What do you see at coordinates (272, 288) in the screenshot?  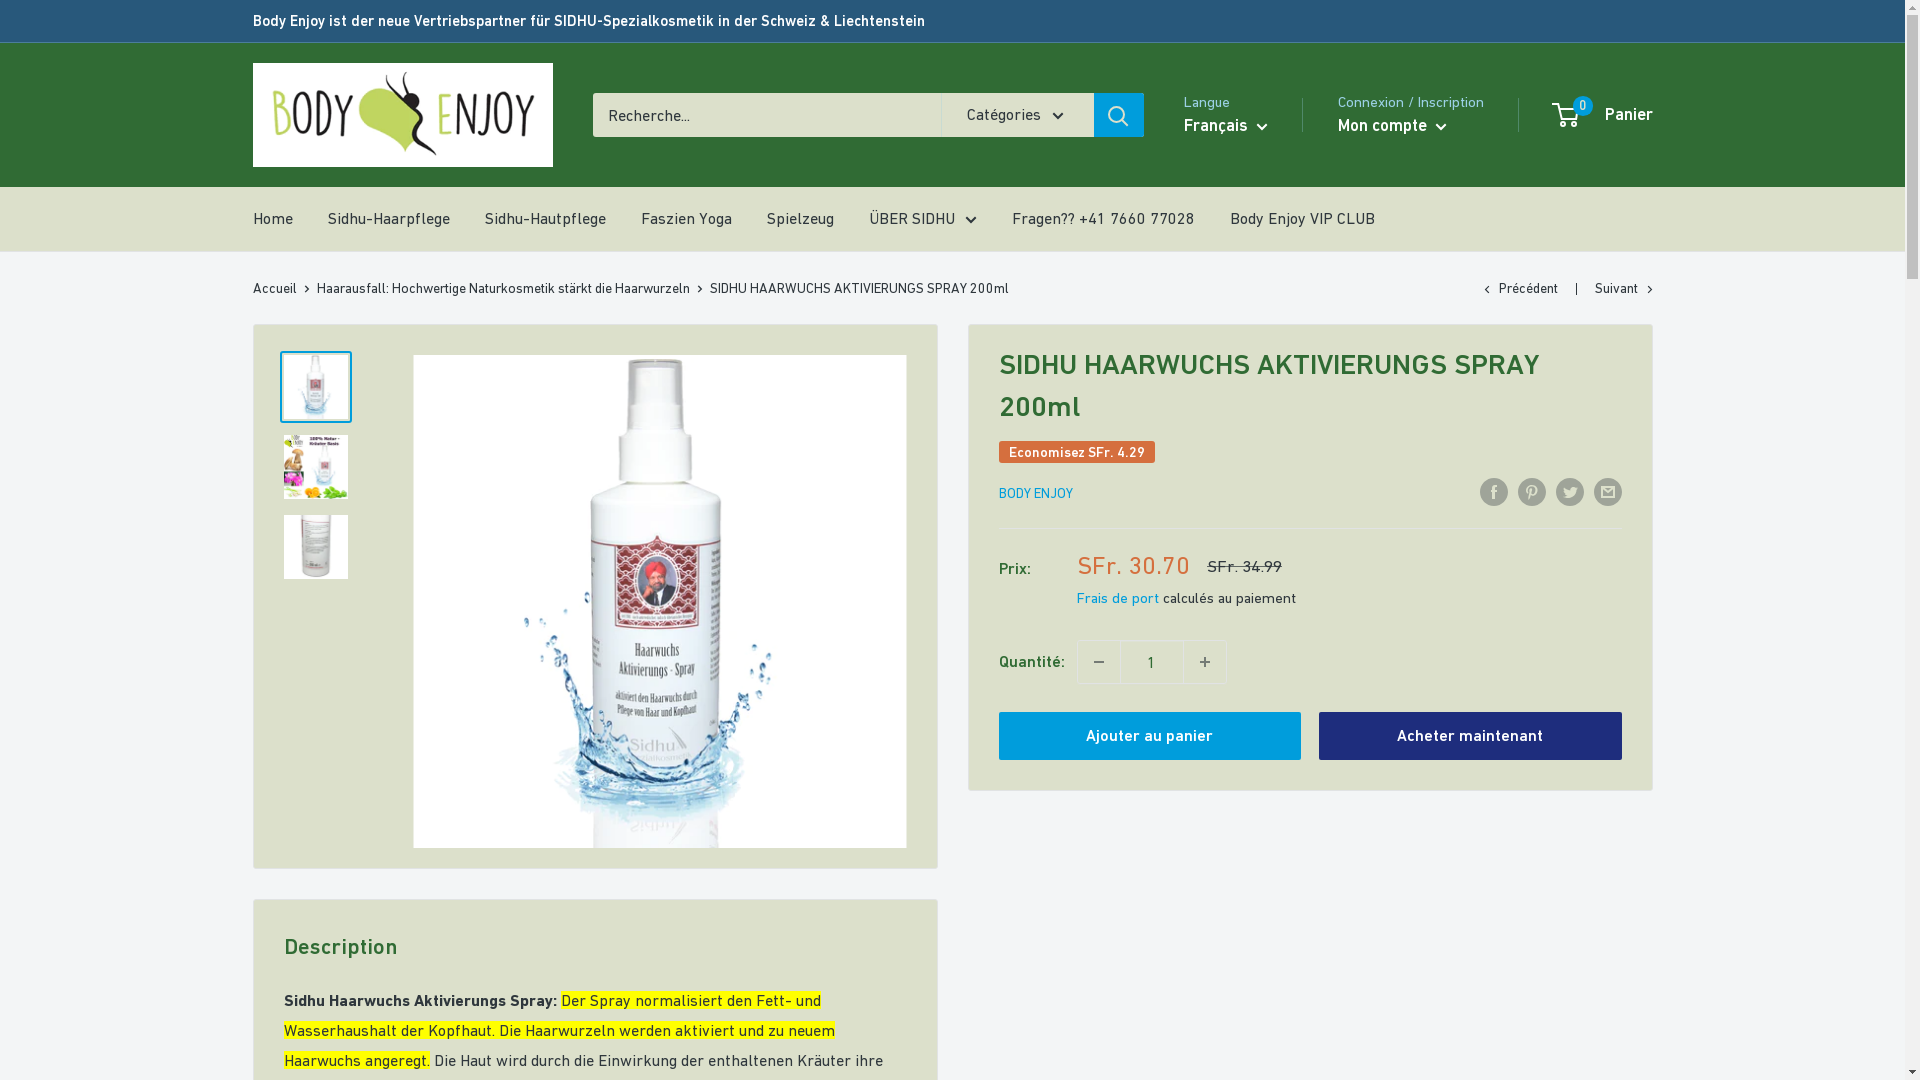 I see `'Accueil'` at bounding box center [272, 288].